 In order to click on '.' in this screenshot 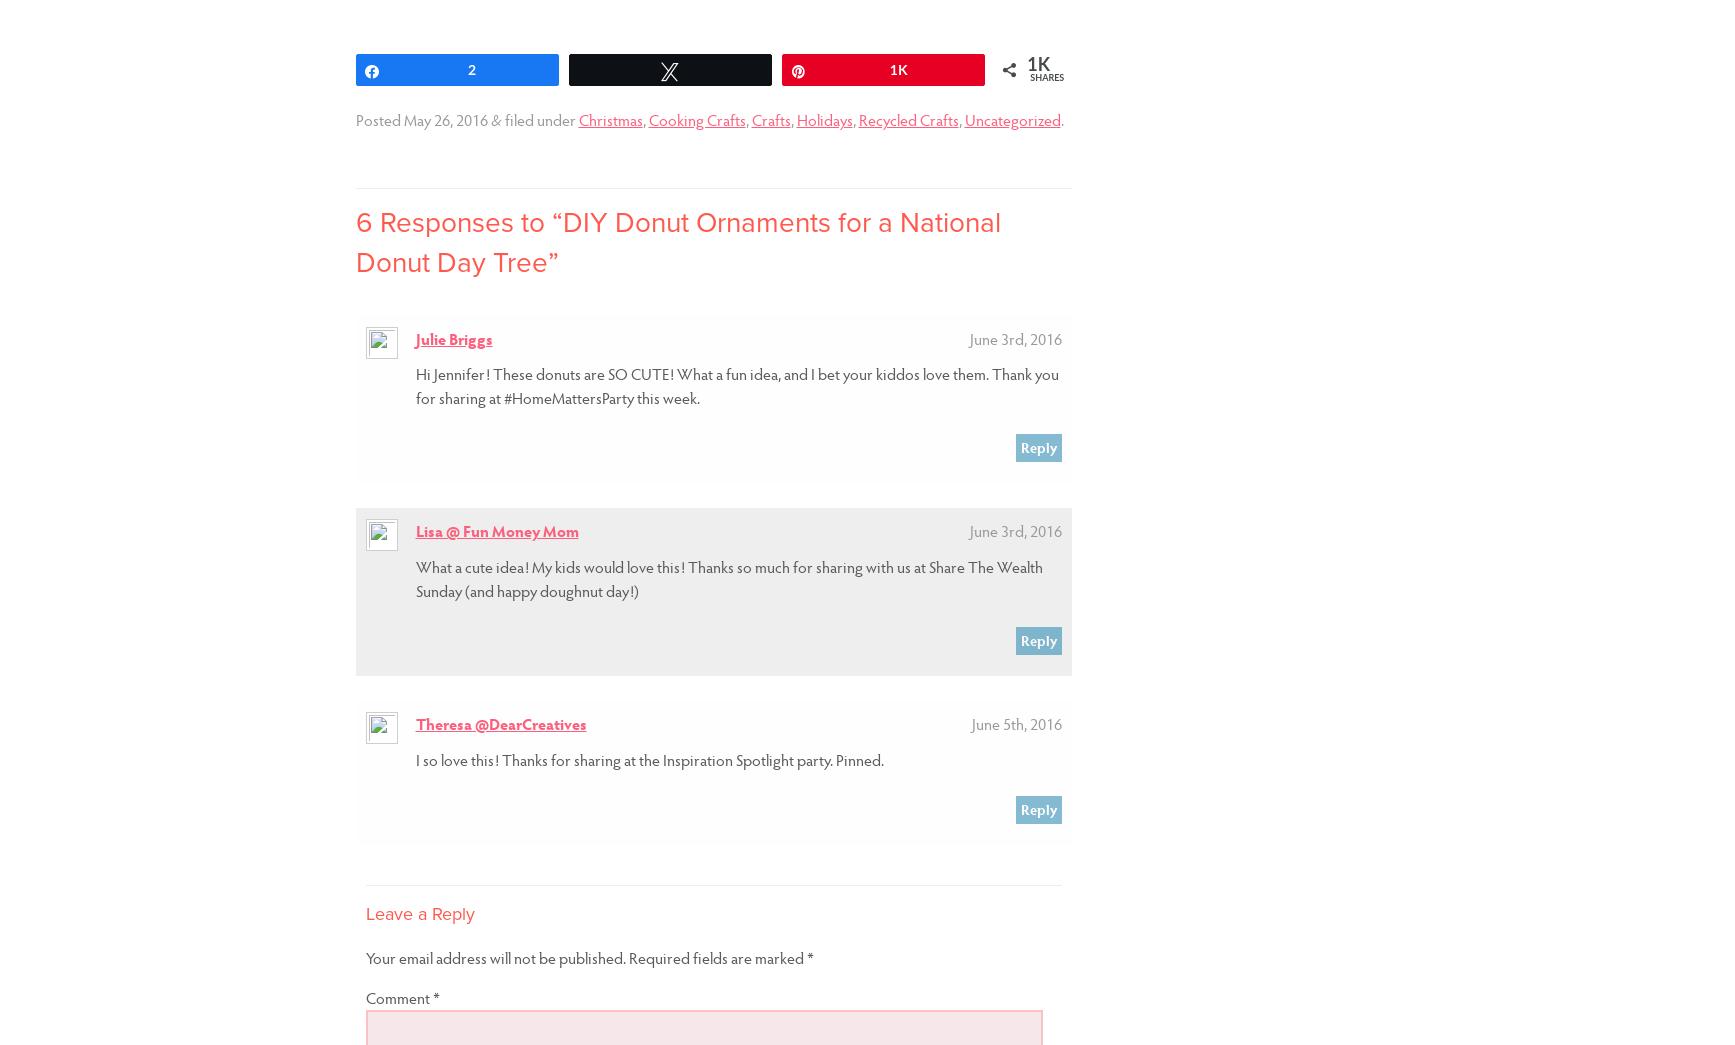, I will do `click(1060, 118)`.